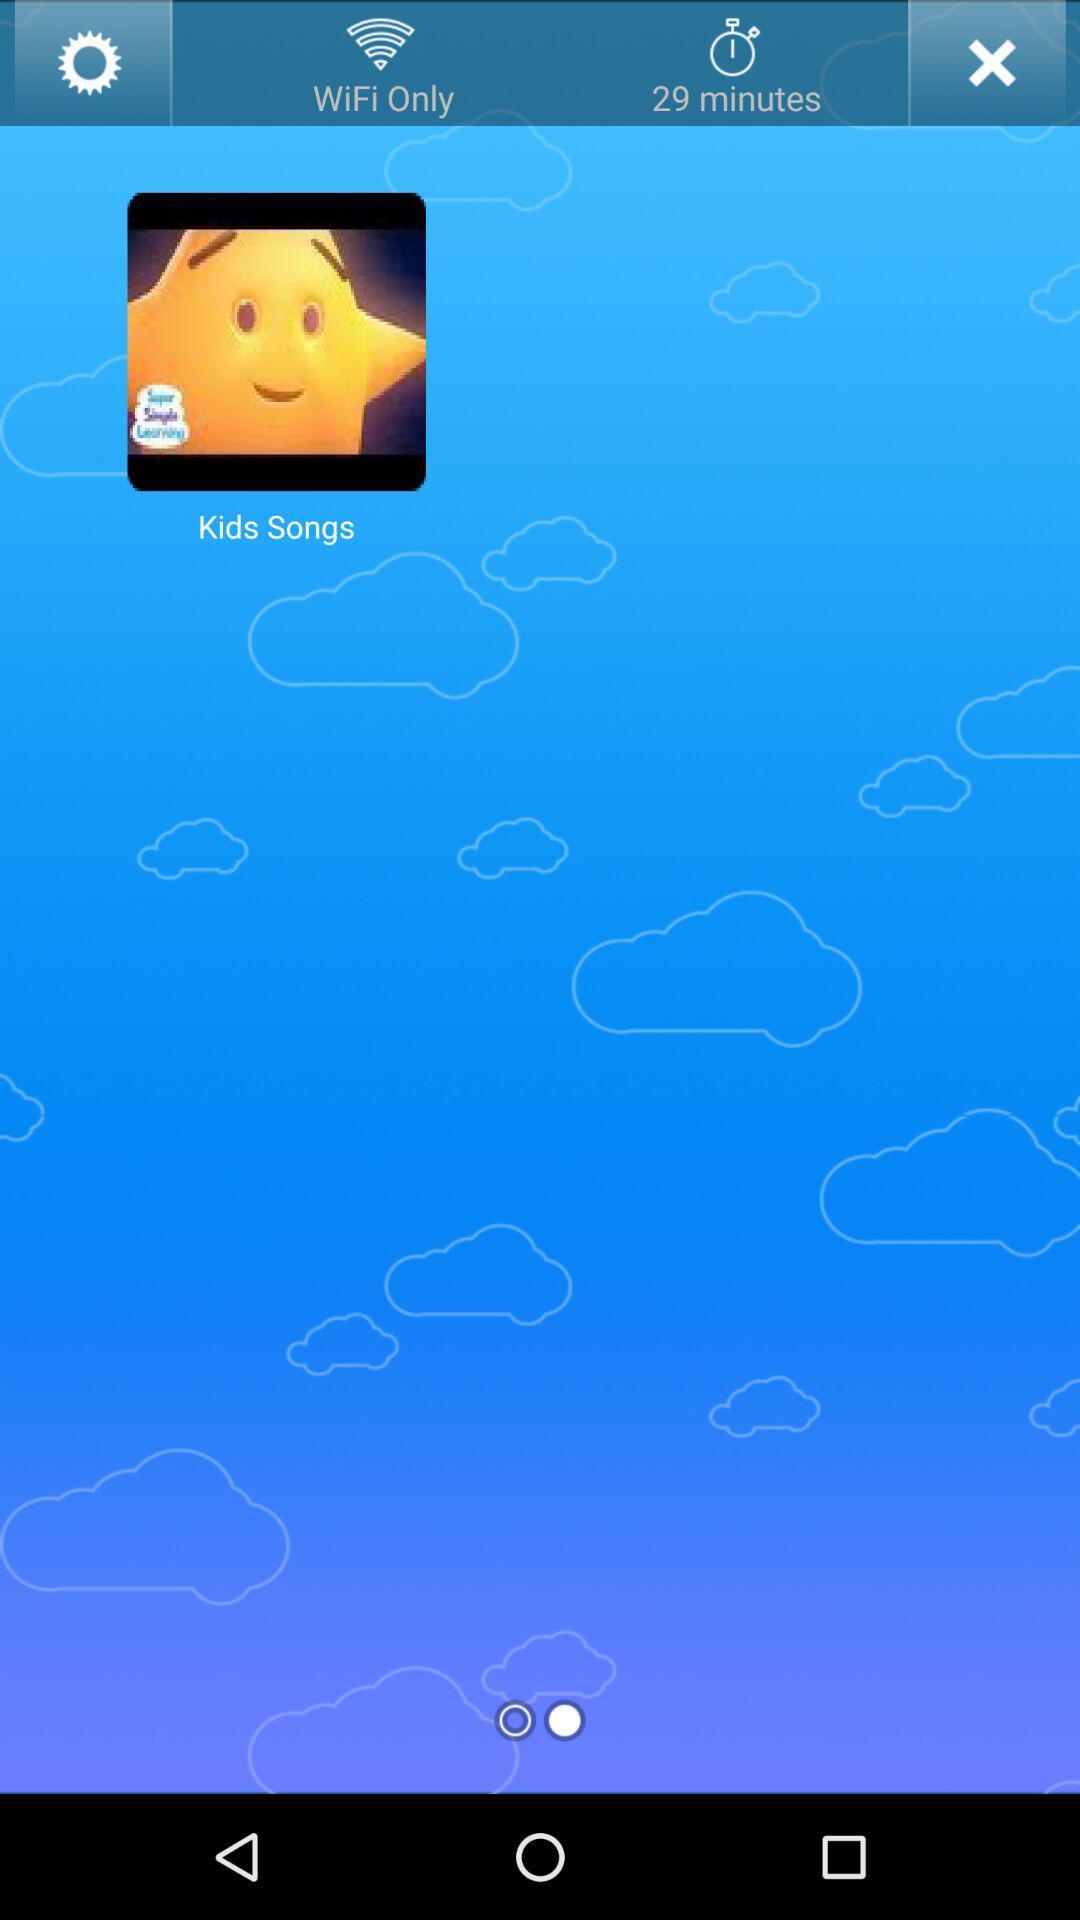  Describe the element at coordinates (276, 341) in the screenshot. I see `a kids song` at that location.